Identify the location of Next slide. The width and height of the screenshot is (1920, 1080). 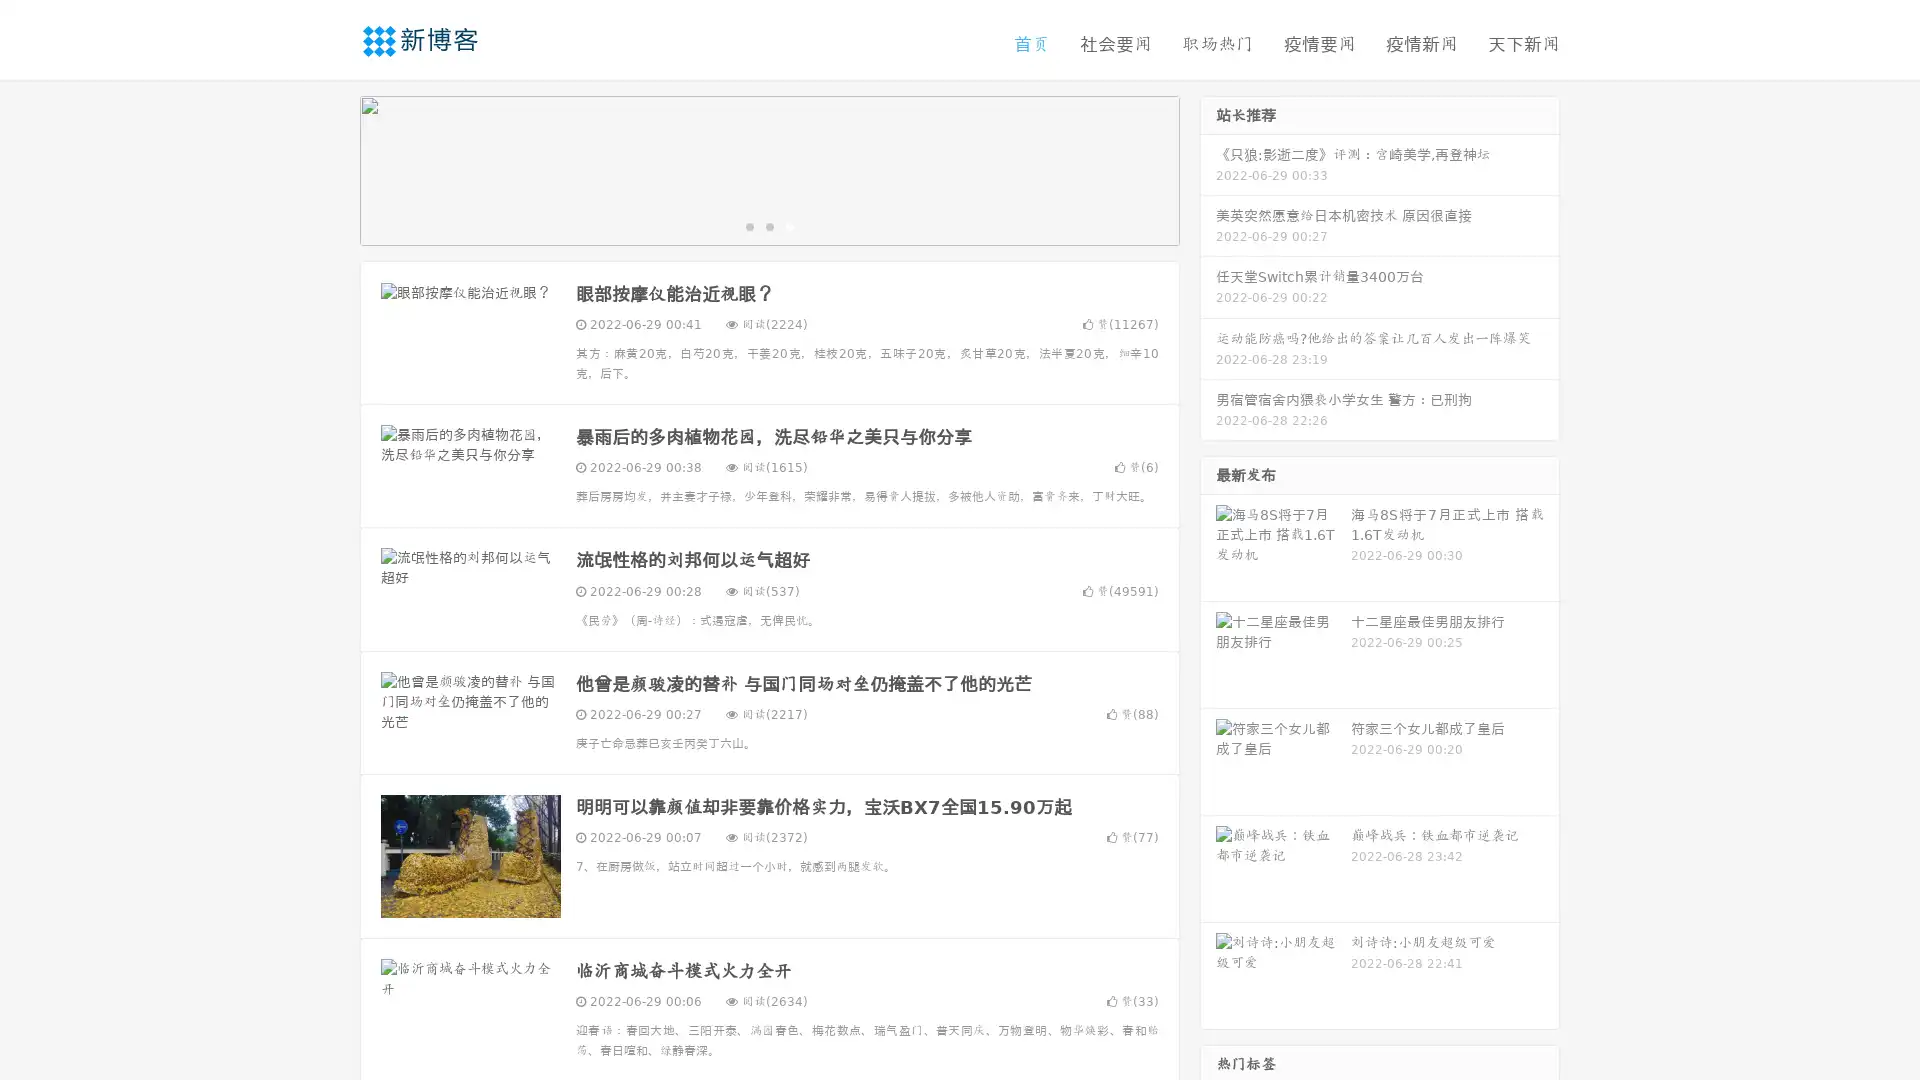
(1208, 168).